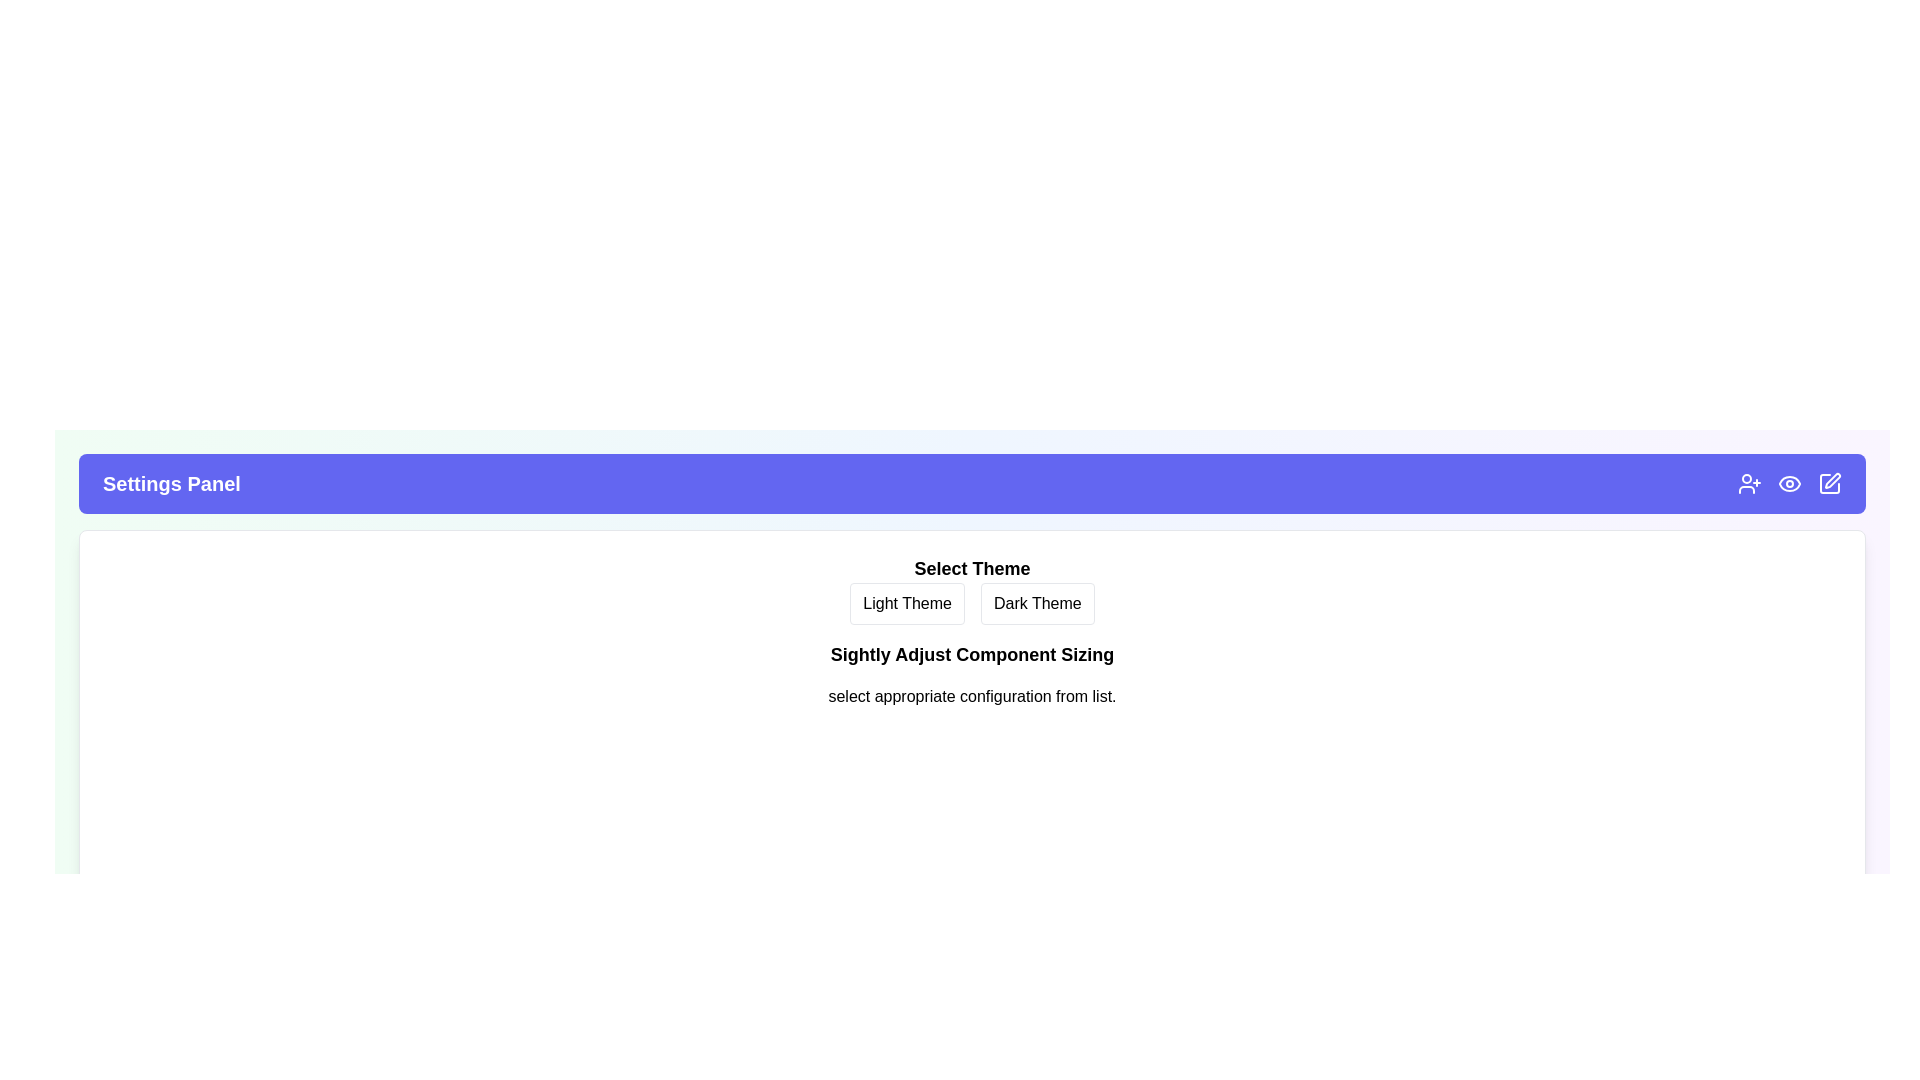 Image resolution: width=1920 pixels, height=1080 pixels. I want to click on the 'Light Theme' button, which is a rectangular button with the text 'Light Theme' centered on it, located below the label 'Select Theme' and to the left of the 'Dark Theme' button, so click(906, 603).